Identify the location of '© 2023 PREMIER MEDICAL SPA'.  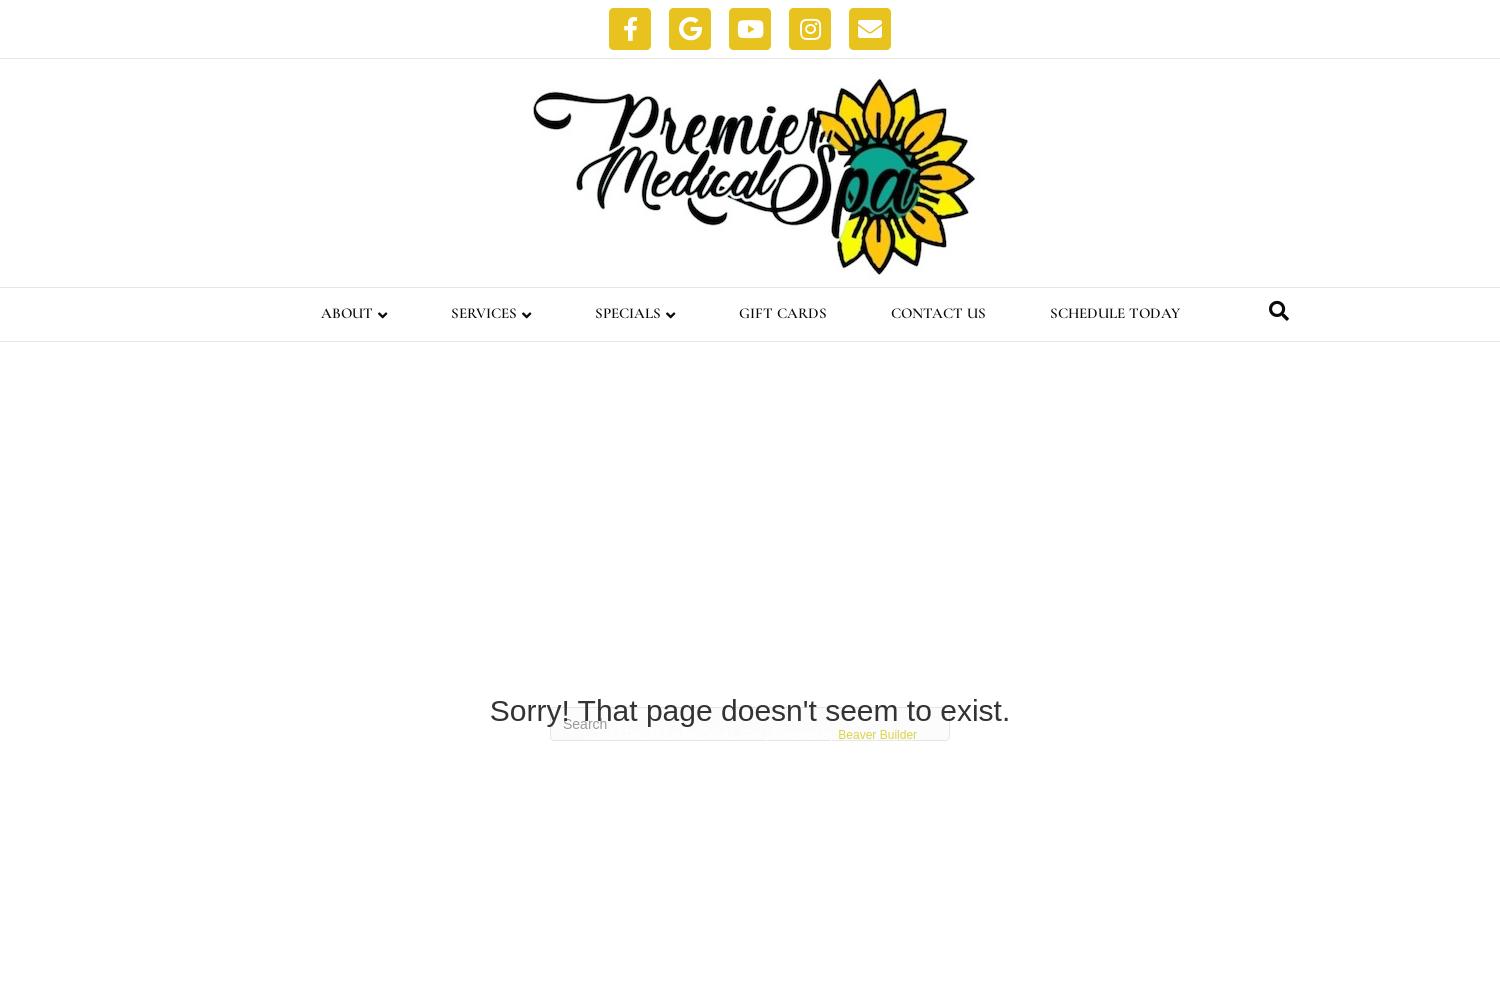
(671, 734).